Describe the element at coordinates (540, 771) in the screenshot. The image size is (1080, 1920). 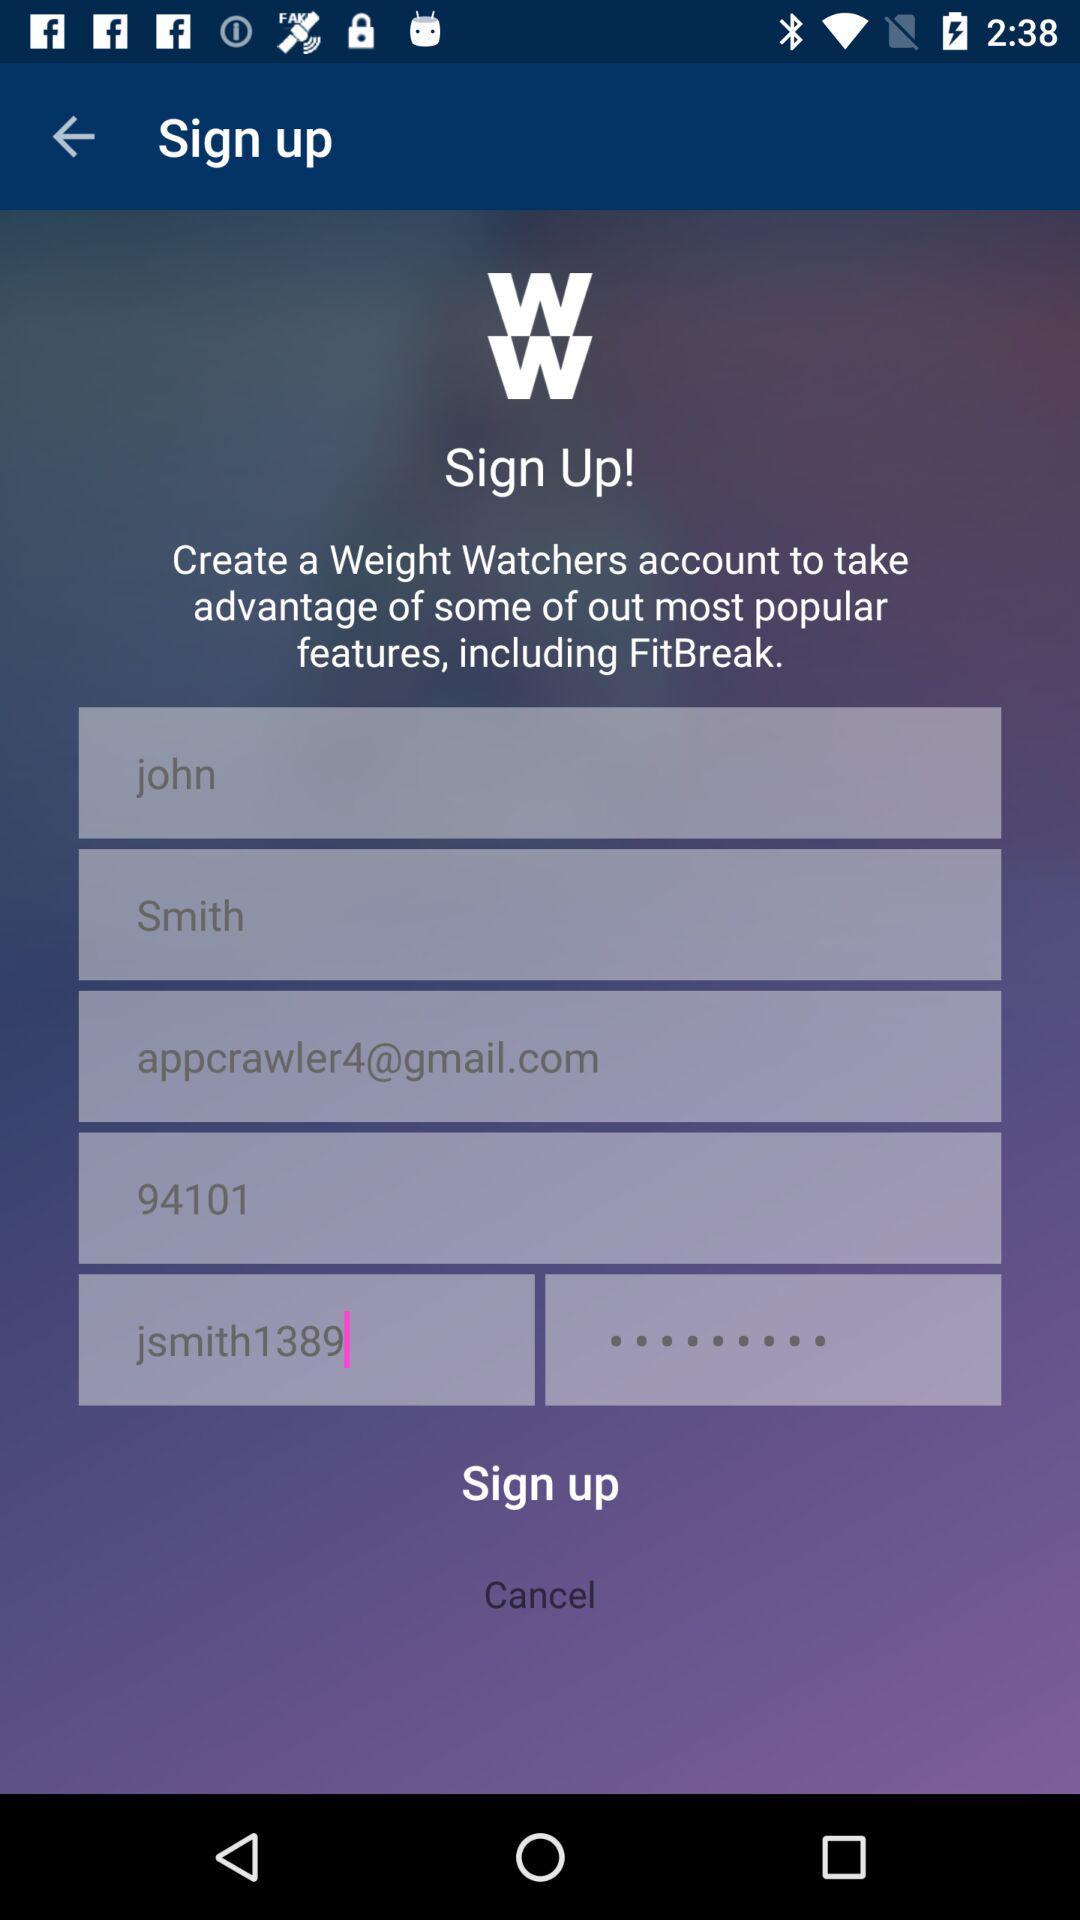
I see `the first text field of the page` at that location.